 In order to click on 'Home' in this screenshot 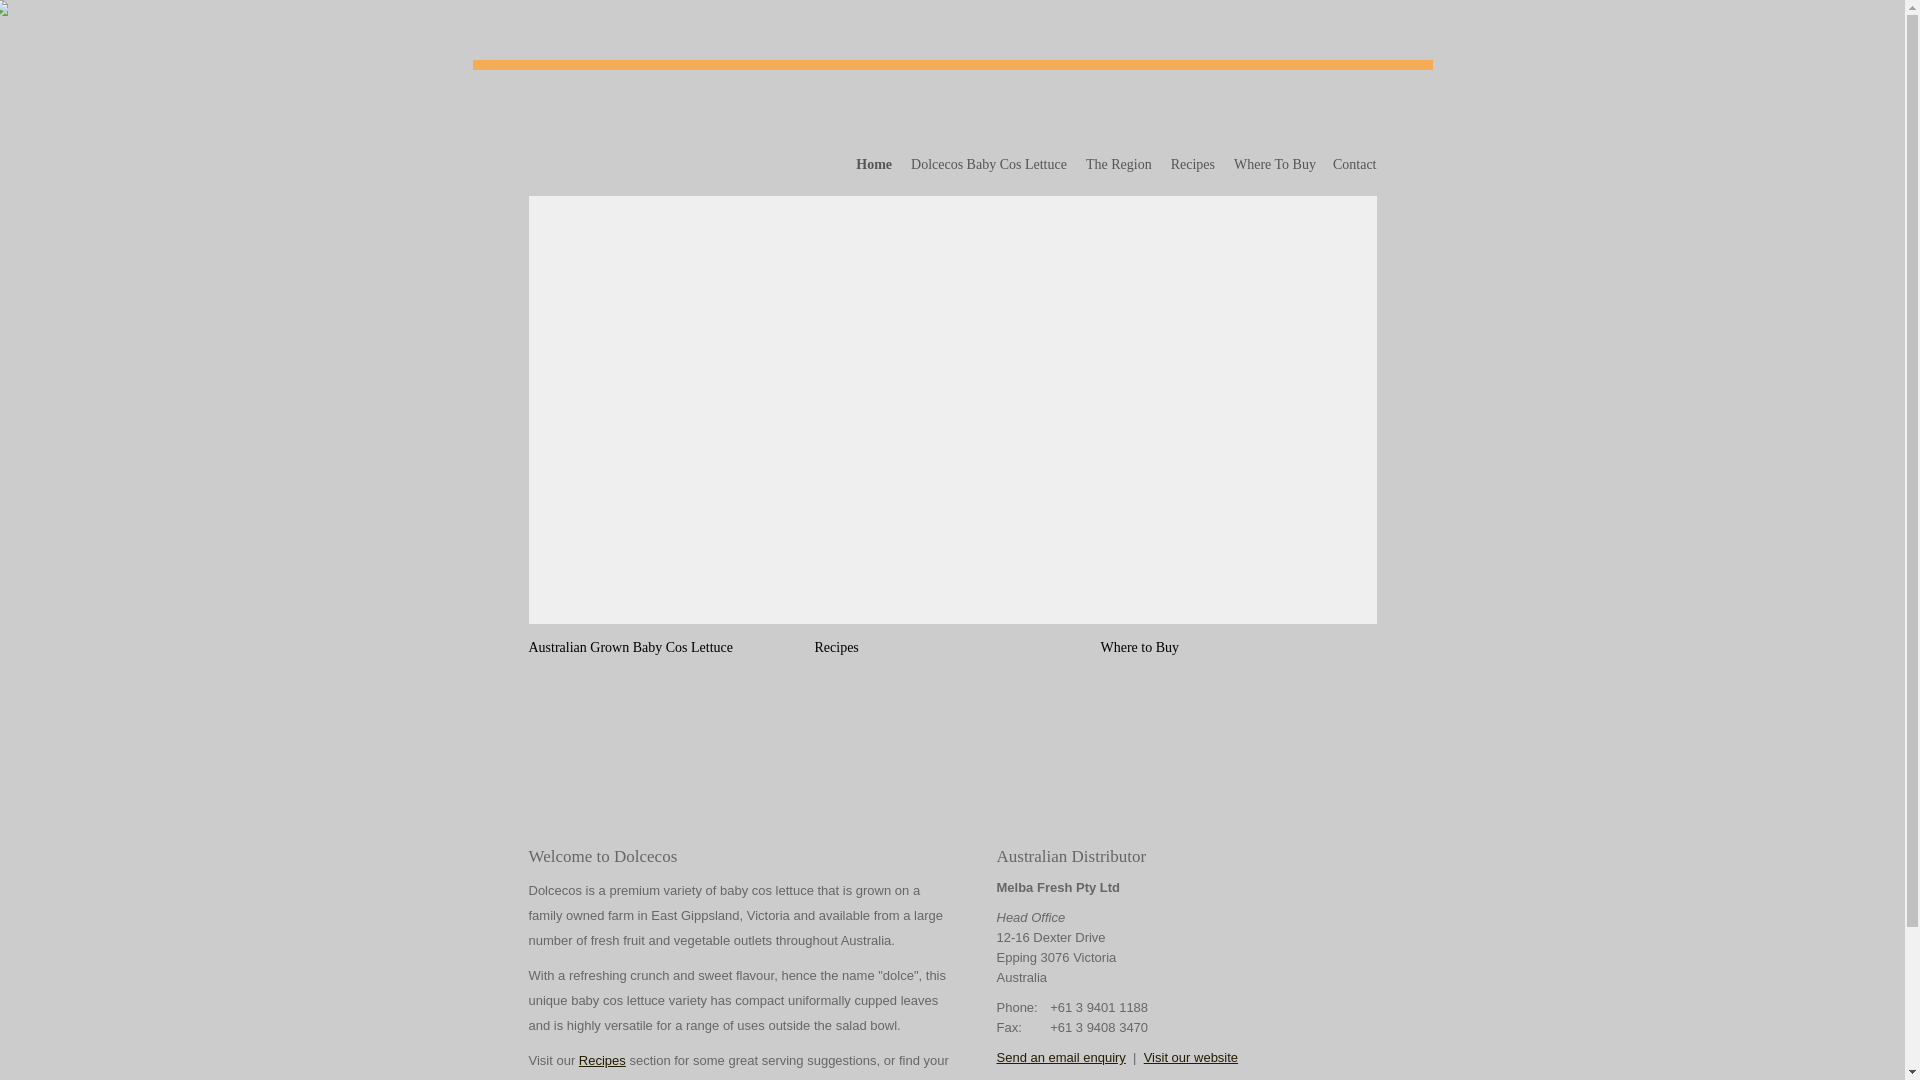, I will do `click(874, 164)`.